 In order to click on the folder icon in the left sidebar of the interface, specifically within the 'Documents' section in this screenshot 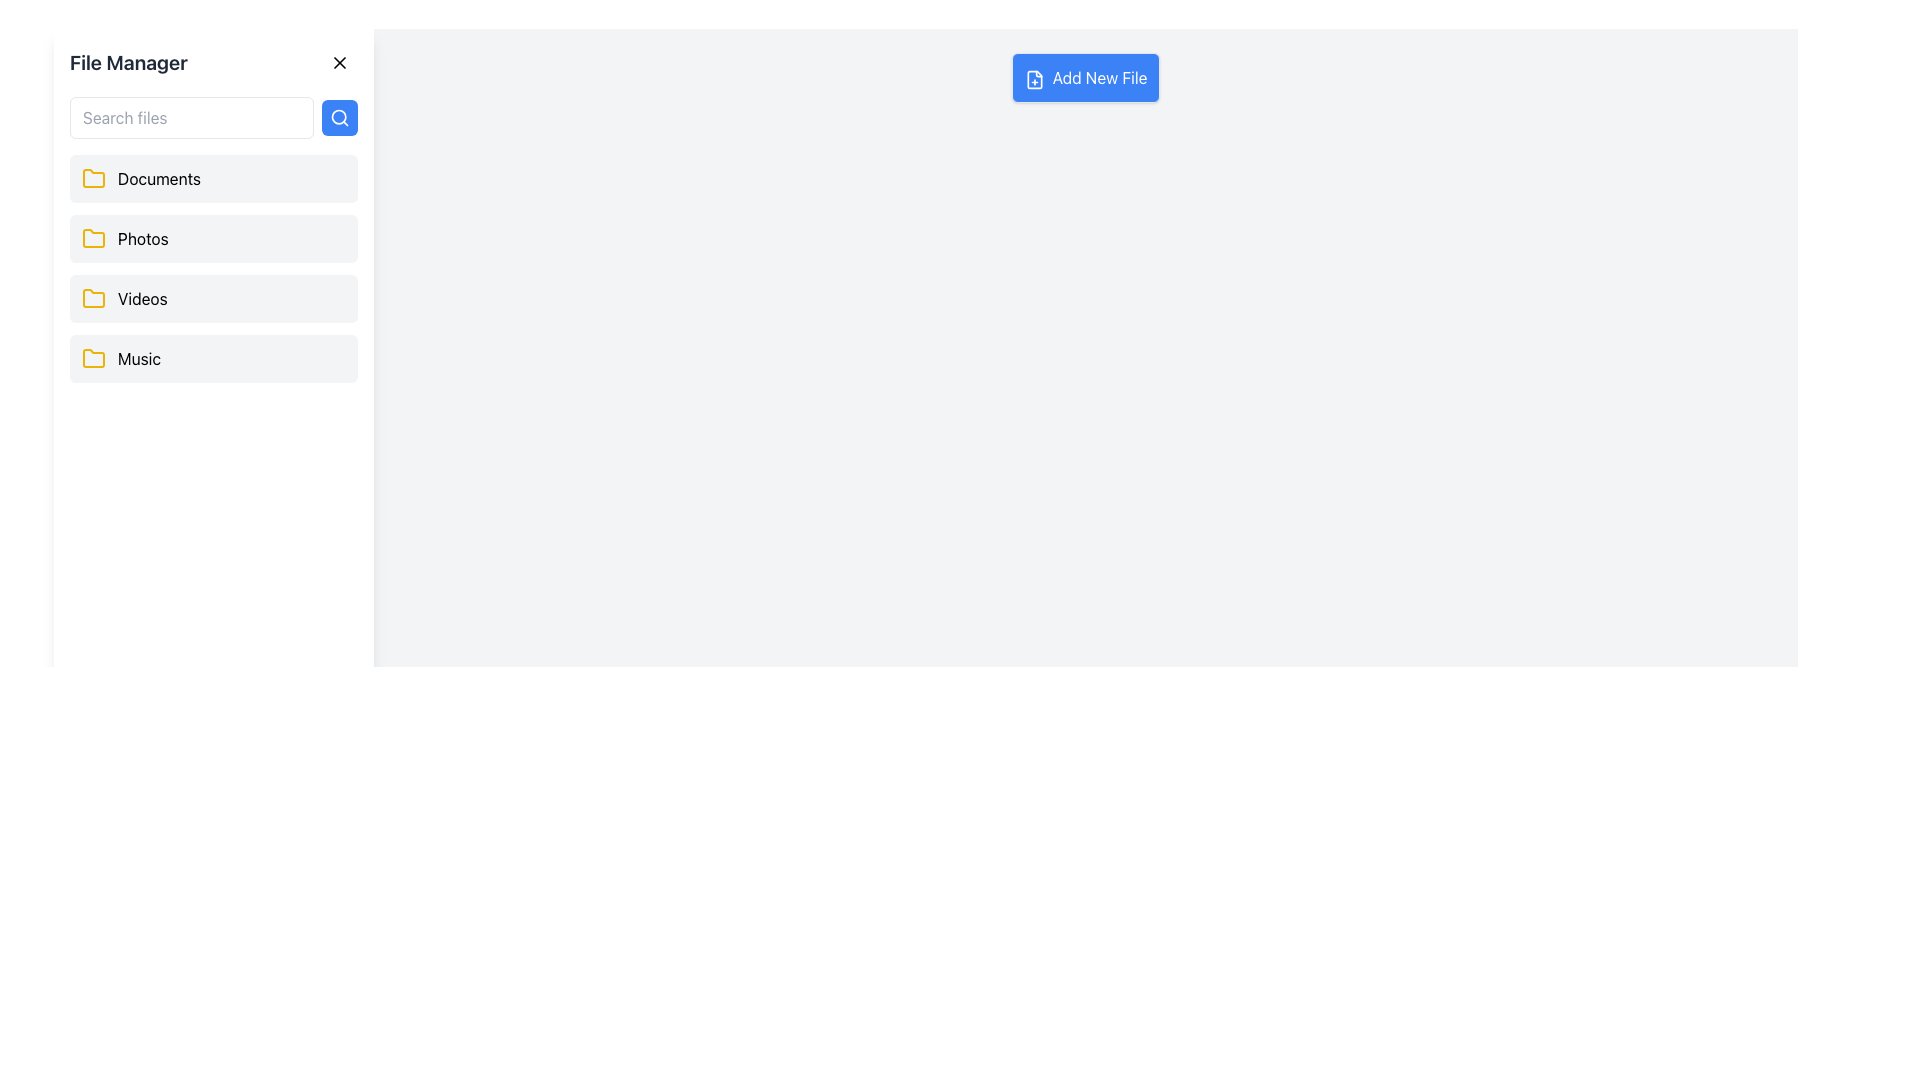, I will do `click(93, 176)`.